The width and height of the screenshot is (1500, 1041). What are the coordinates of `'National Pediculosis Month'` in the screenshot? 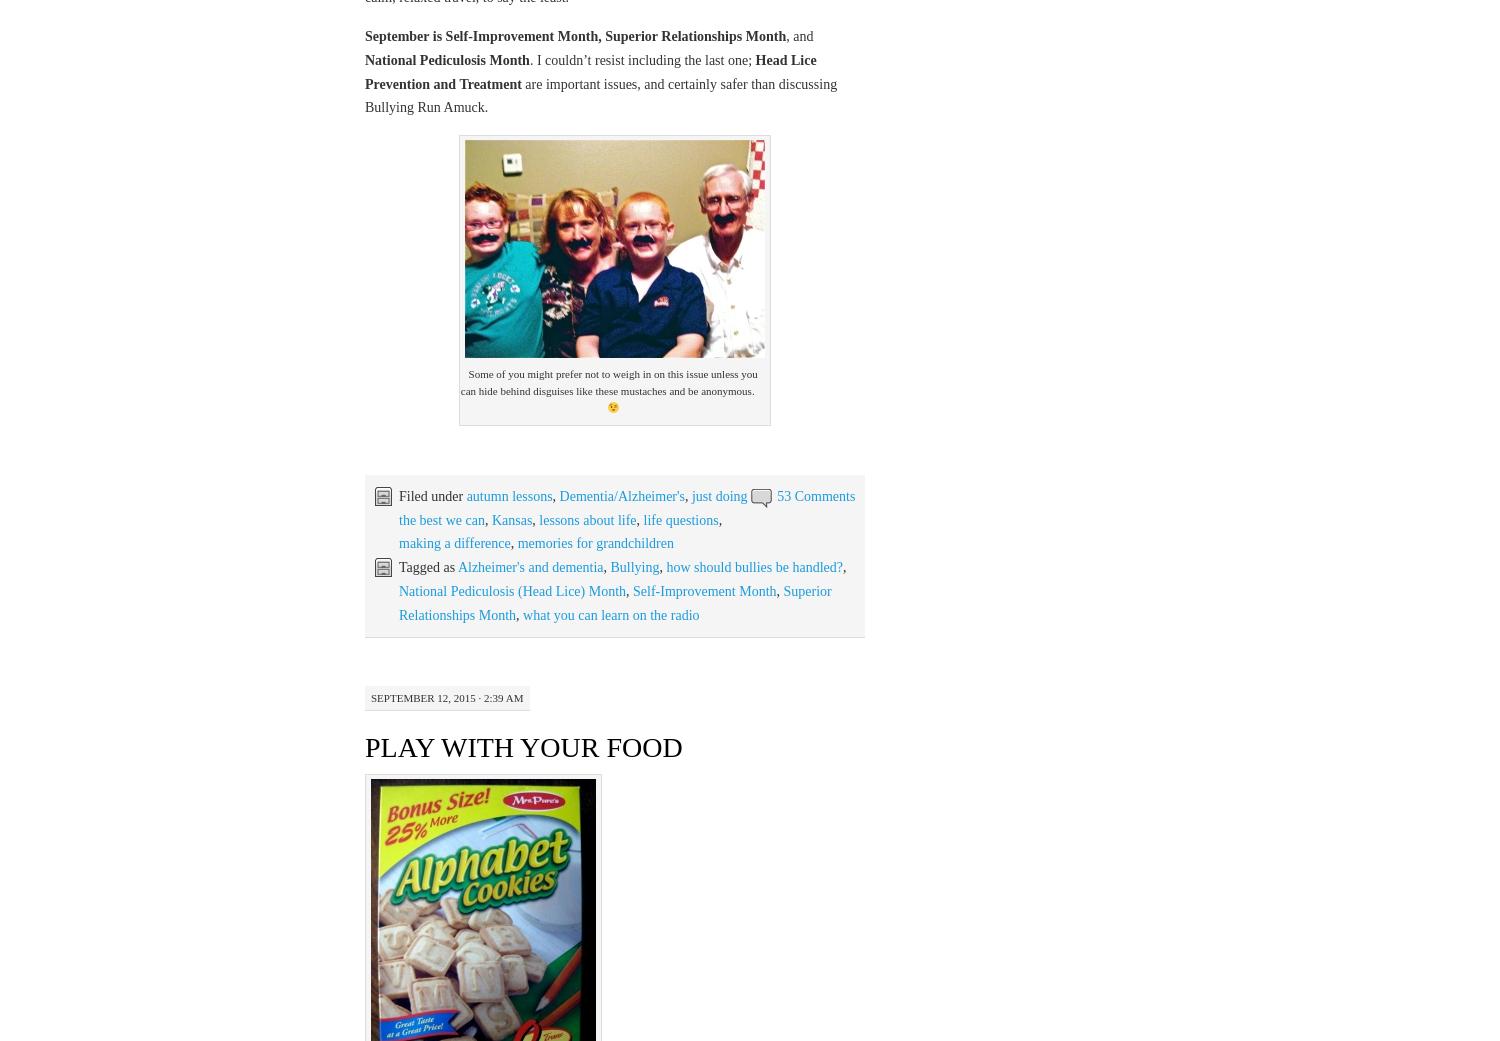 It's located at (446, 58).